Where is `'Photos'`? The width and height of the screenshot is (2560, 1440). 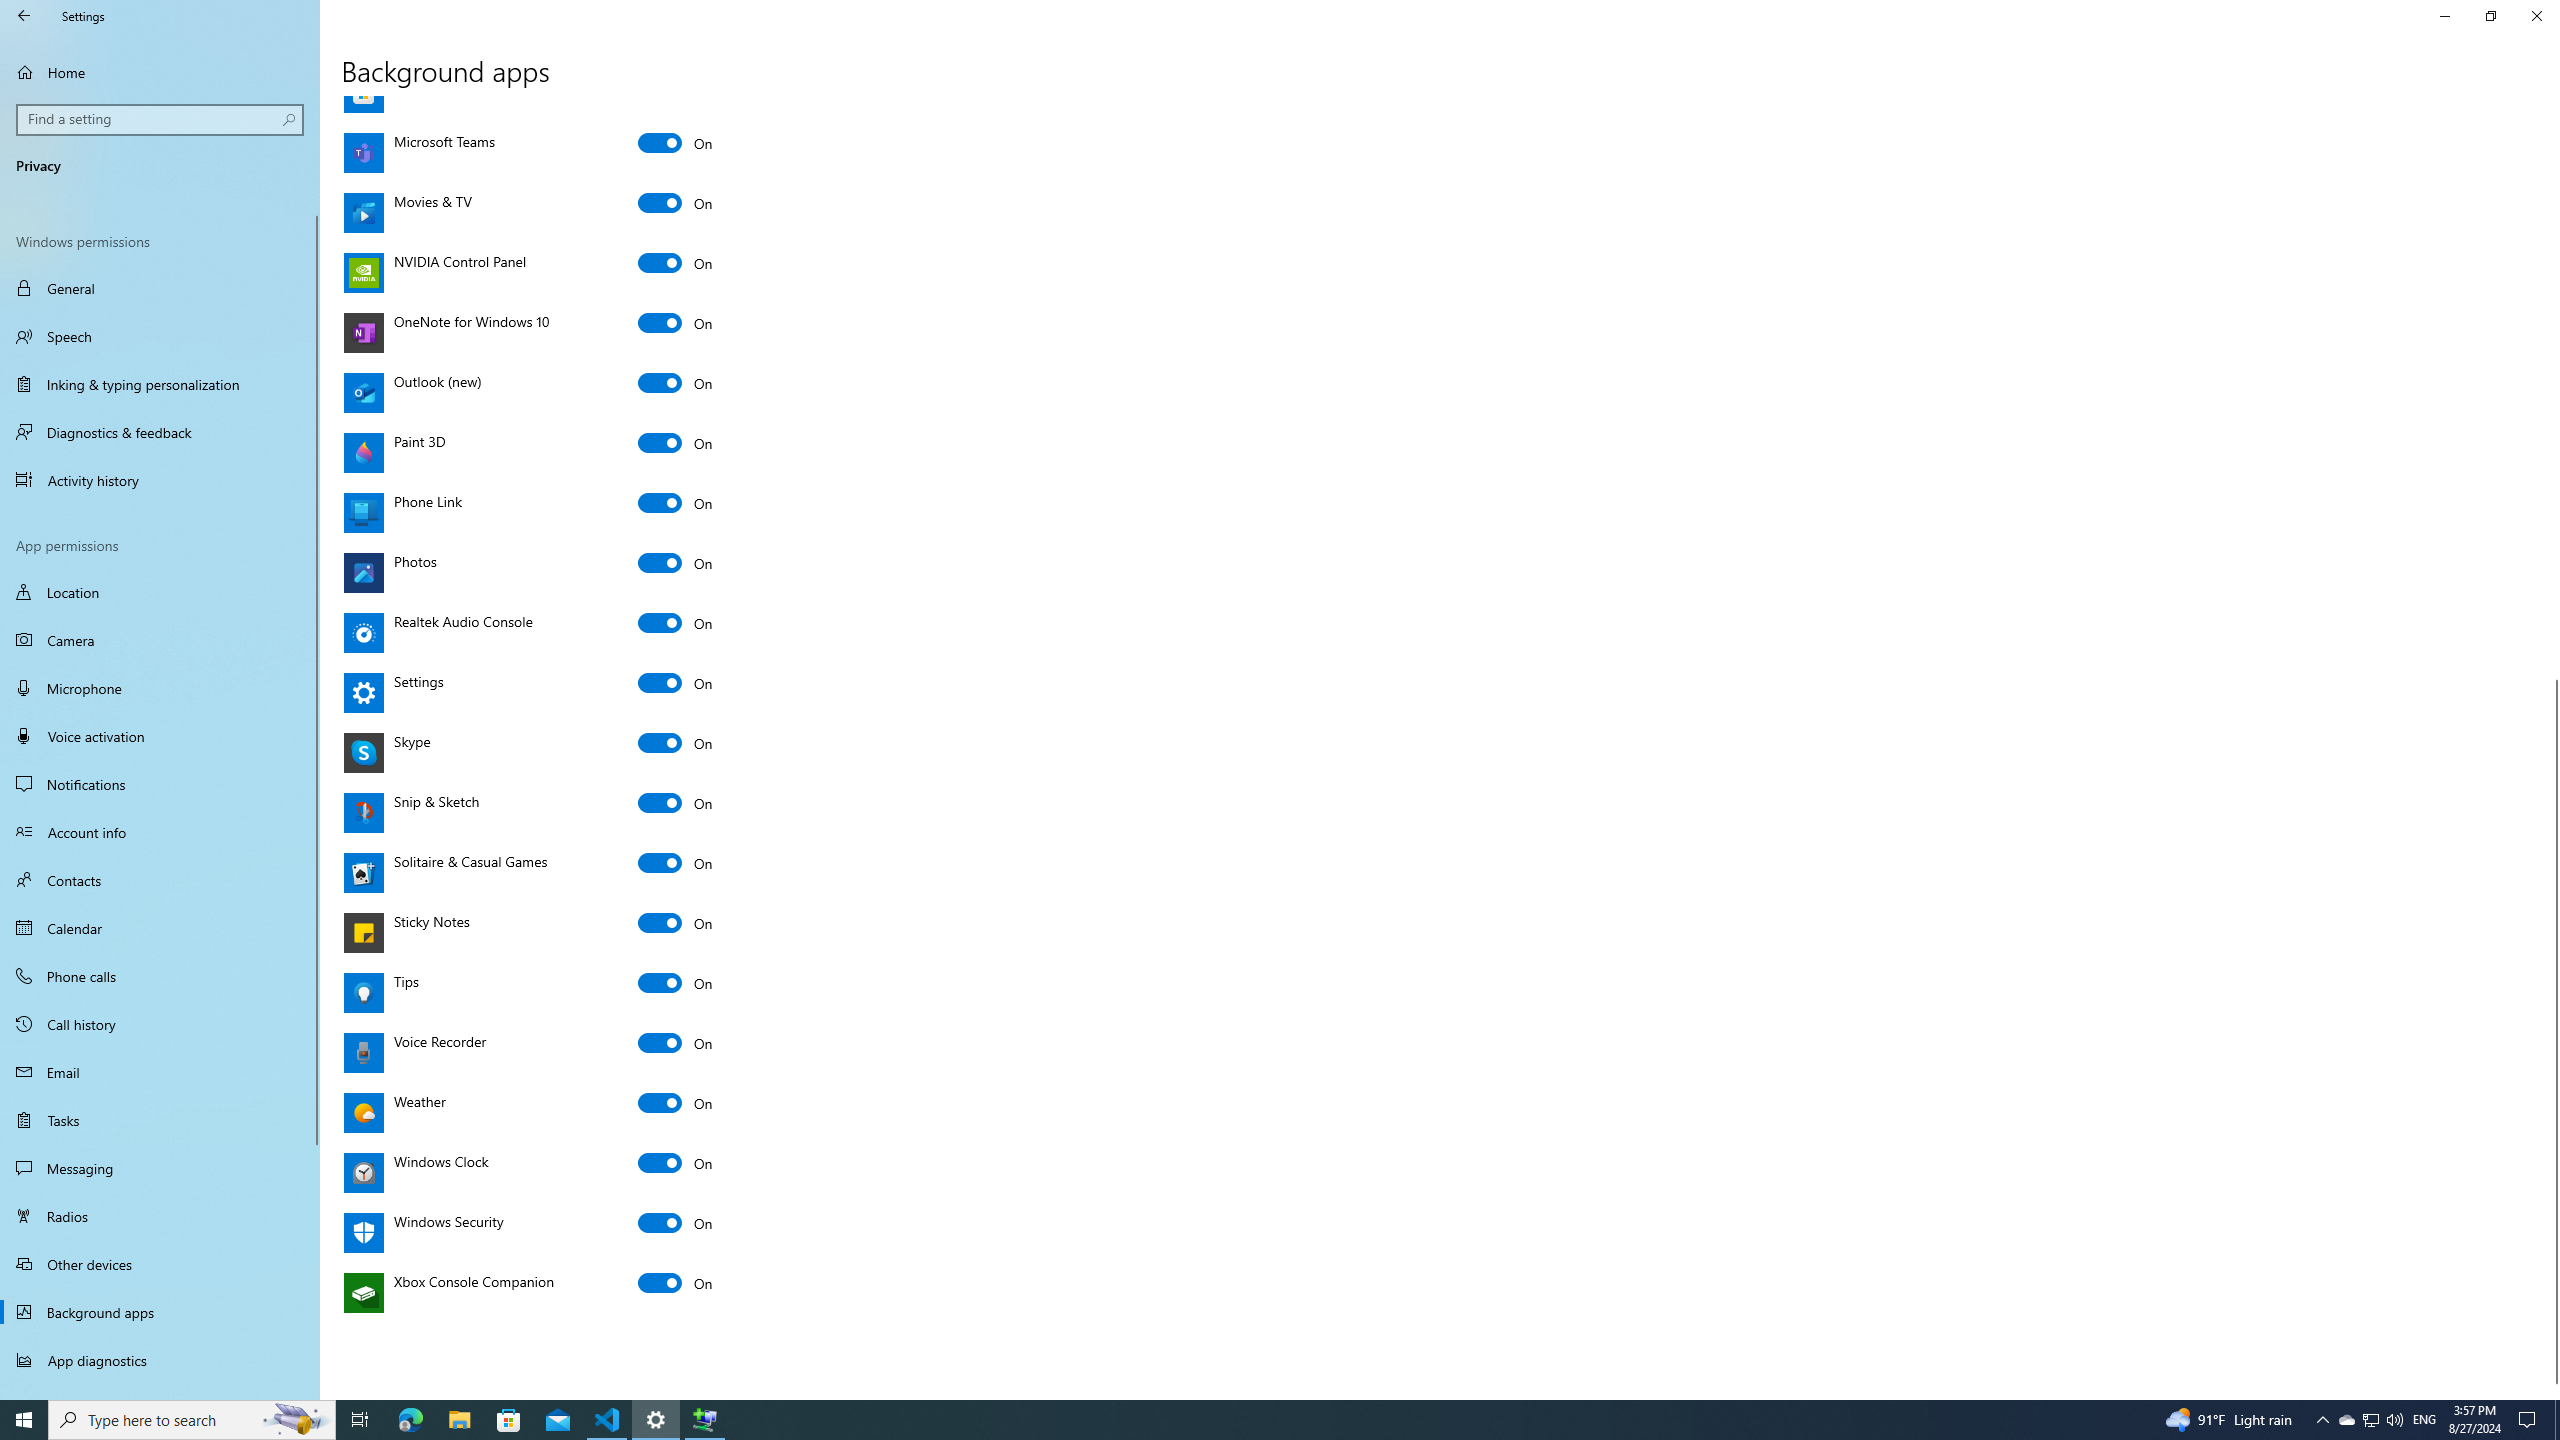 'Photos' is located at coordinates (674, 562).